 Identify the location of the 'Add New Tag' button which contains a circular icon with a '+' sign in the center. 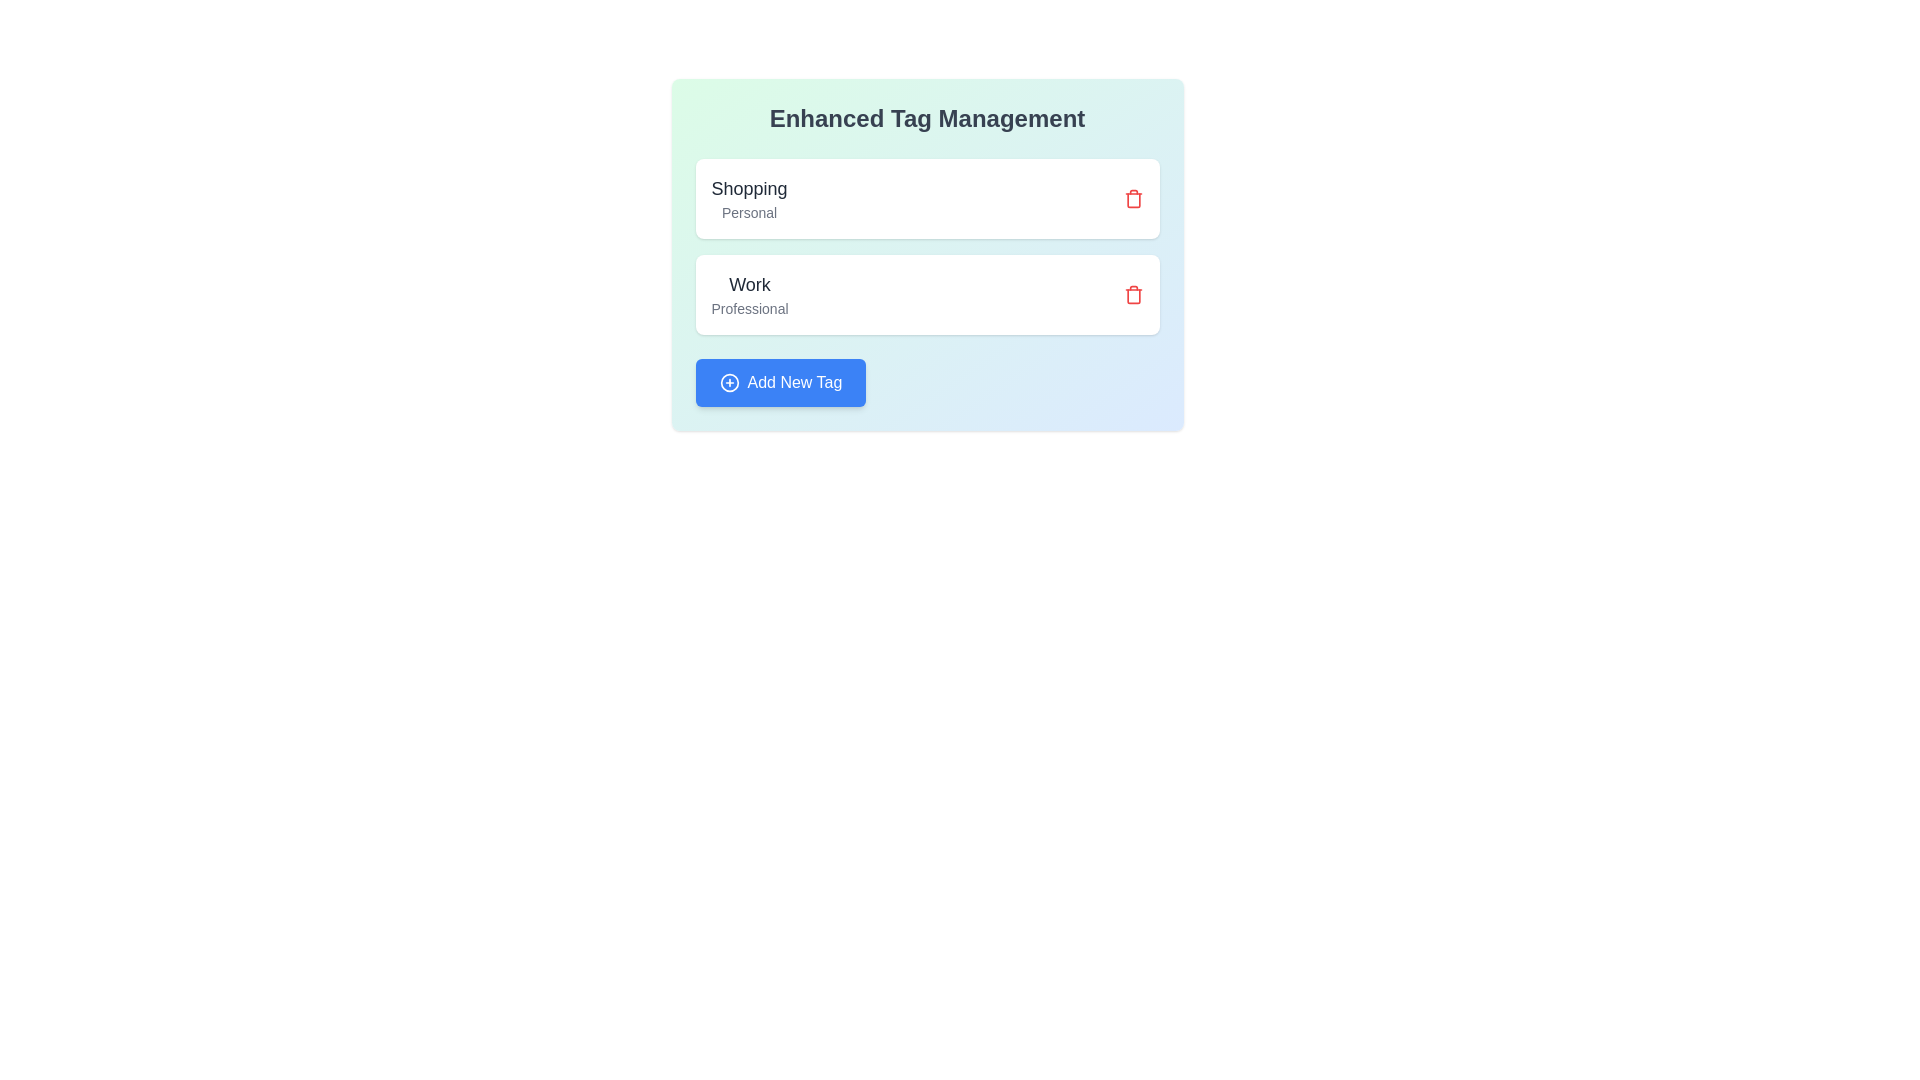
(728, 382).